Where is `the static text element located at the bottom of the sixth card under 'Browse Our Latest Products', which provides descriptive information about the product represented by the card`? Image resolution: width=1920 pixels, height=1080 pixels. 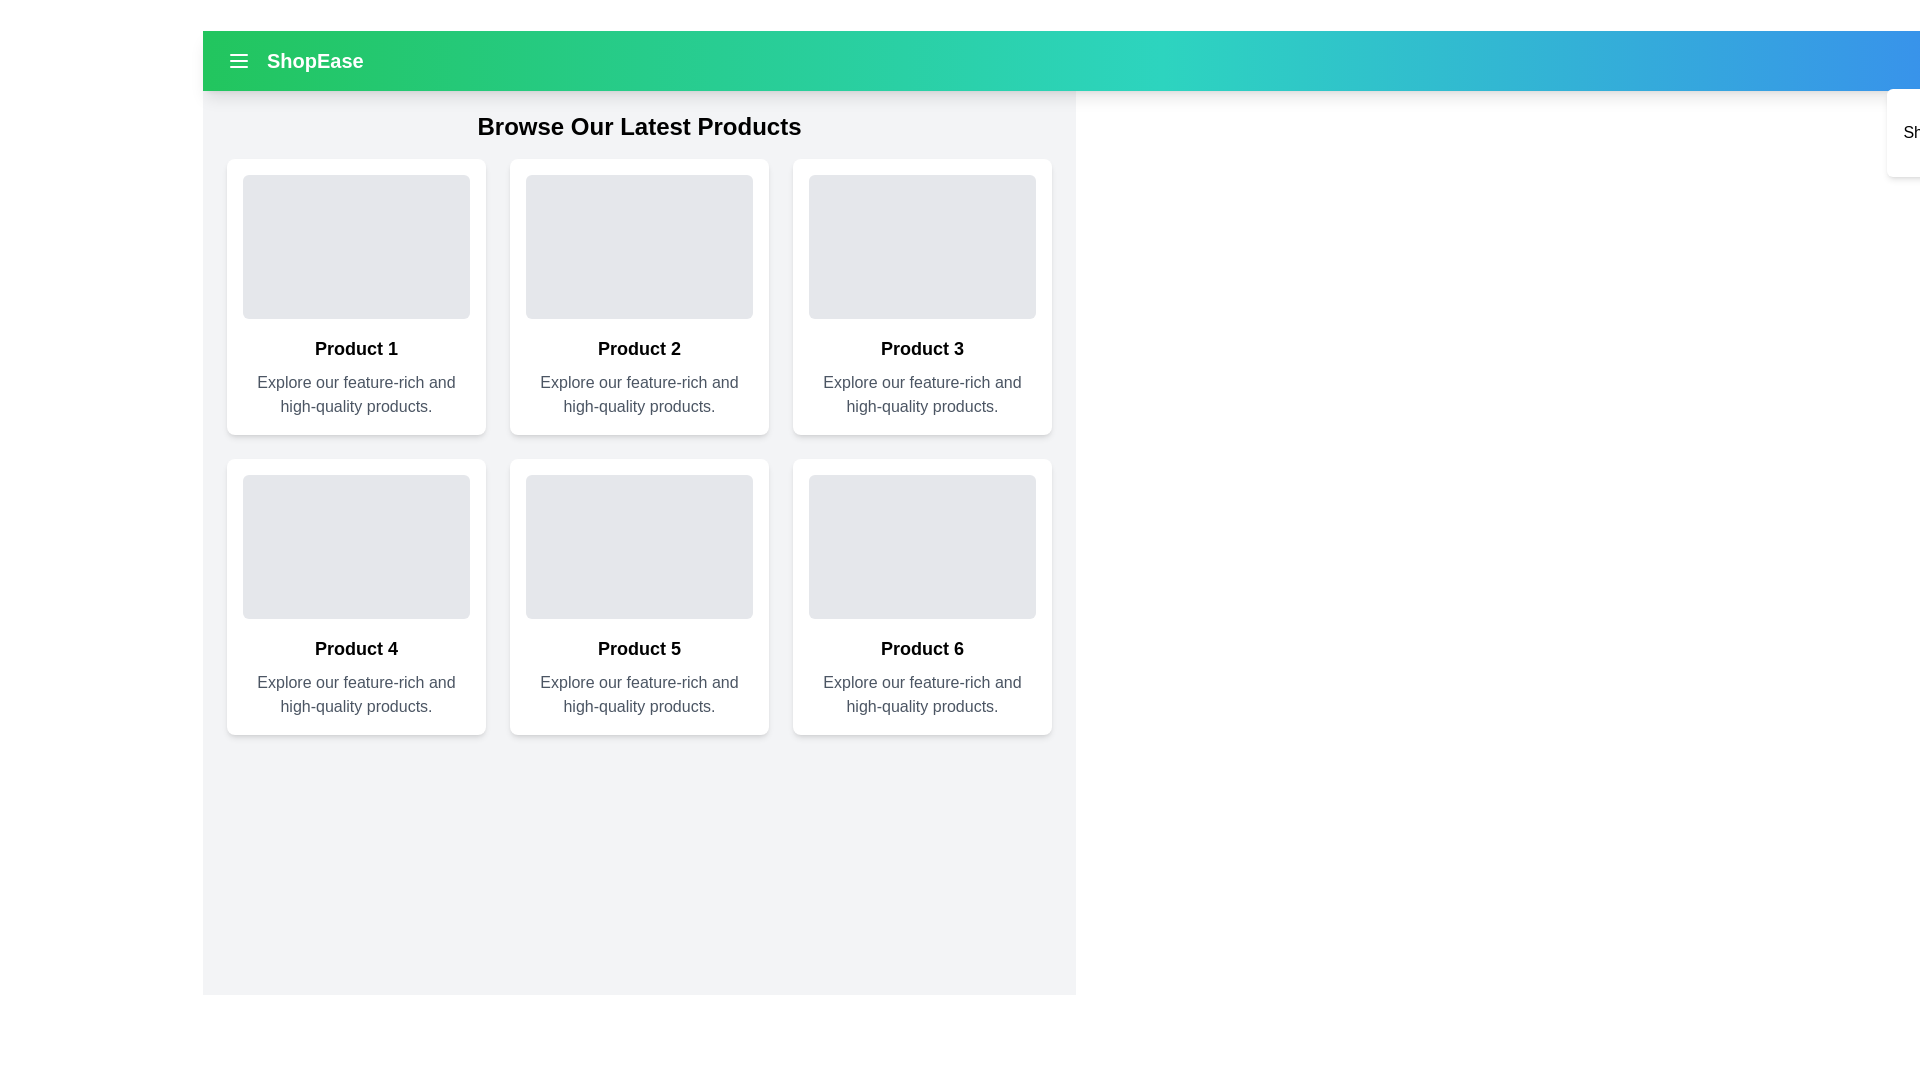
the static text element located at the bottom of the sixth card under 'Browse Our Latest Products', which provides descriptive information about the product represented by the card is located at coordinates (921, 693).